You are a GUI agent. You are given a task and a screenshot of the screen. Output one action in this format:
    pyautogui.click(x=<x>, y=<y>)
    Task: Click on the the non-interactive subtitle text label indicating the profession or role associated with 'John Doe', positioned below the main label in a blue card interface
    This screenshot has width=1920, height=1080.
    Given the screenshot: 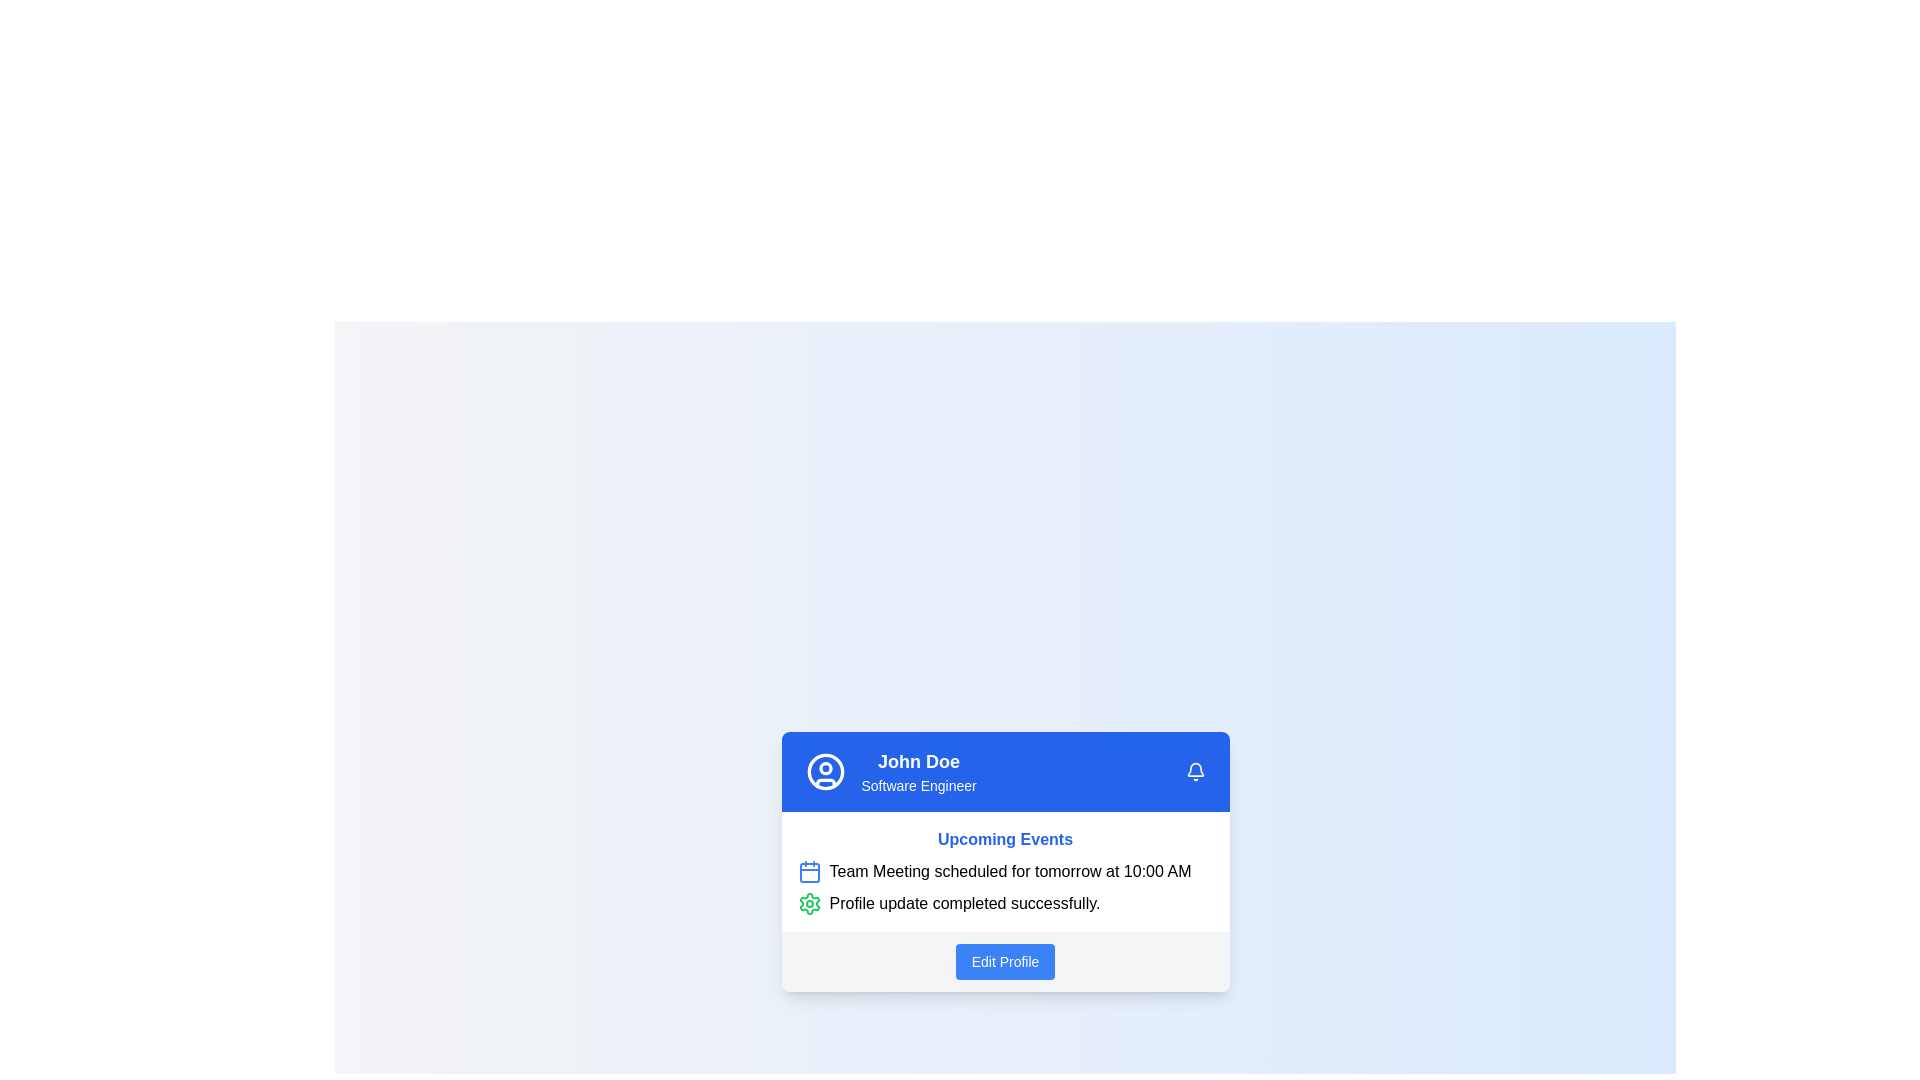 What is the action you would take?
    pyautogui.click(x=918, y=785)
    